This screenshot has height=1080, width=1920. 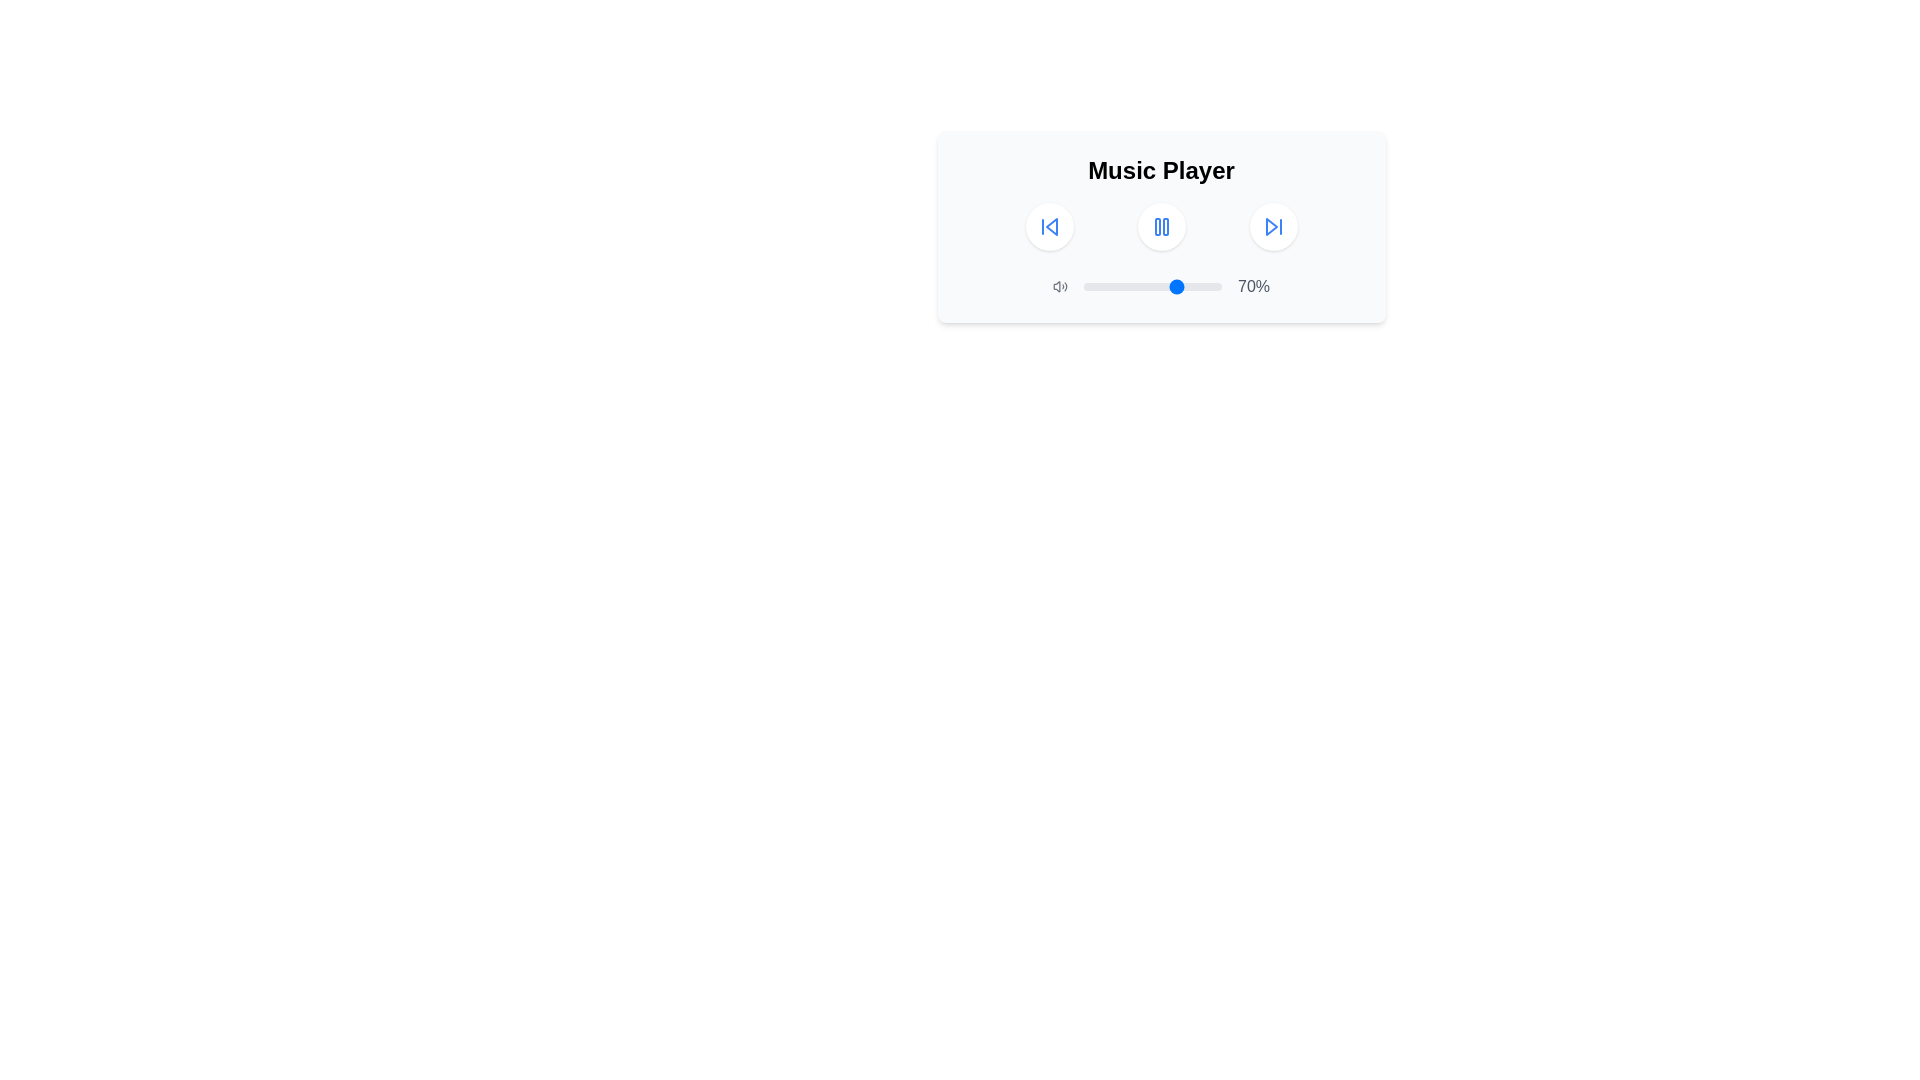 What do you see at coordinates (1157, 226) in the screenshot?
I see `the left vertical bar of the pause button in the media player interface, which is part of a group of two similar vertical bars` at bounding box center [1157, 226].